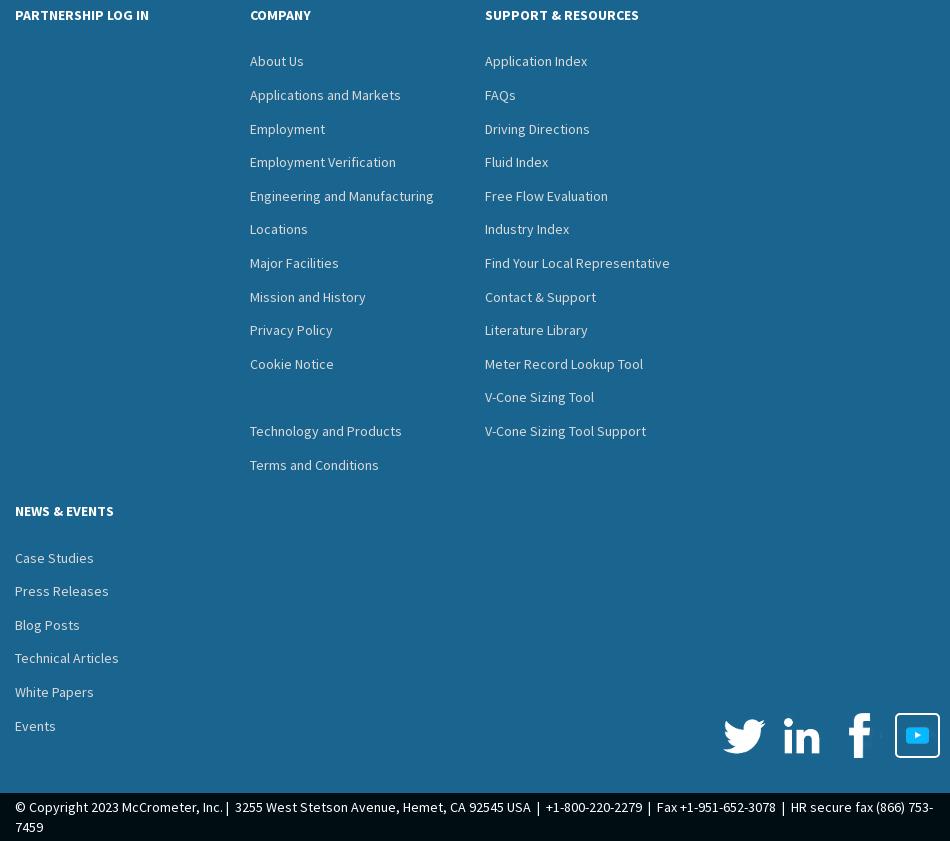  I want to click on 'Technology and Products', so click(325, 430).